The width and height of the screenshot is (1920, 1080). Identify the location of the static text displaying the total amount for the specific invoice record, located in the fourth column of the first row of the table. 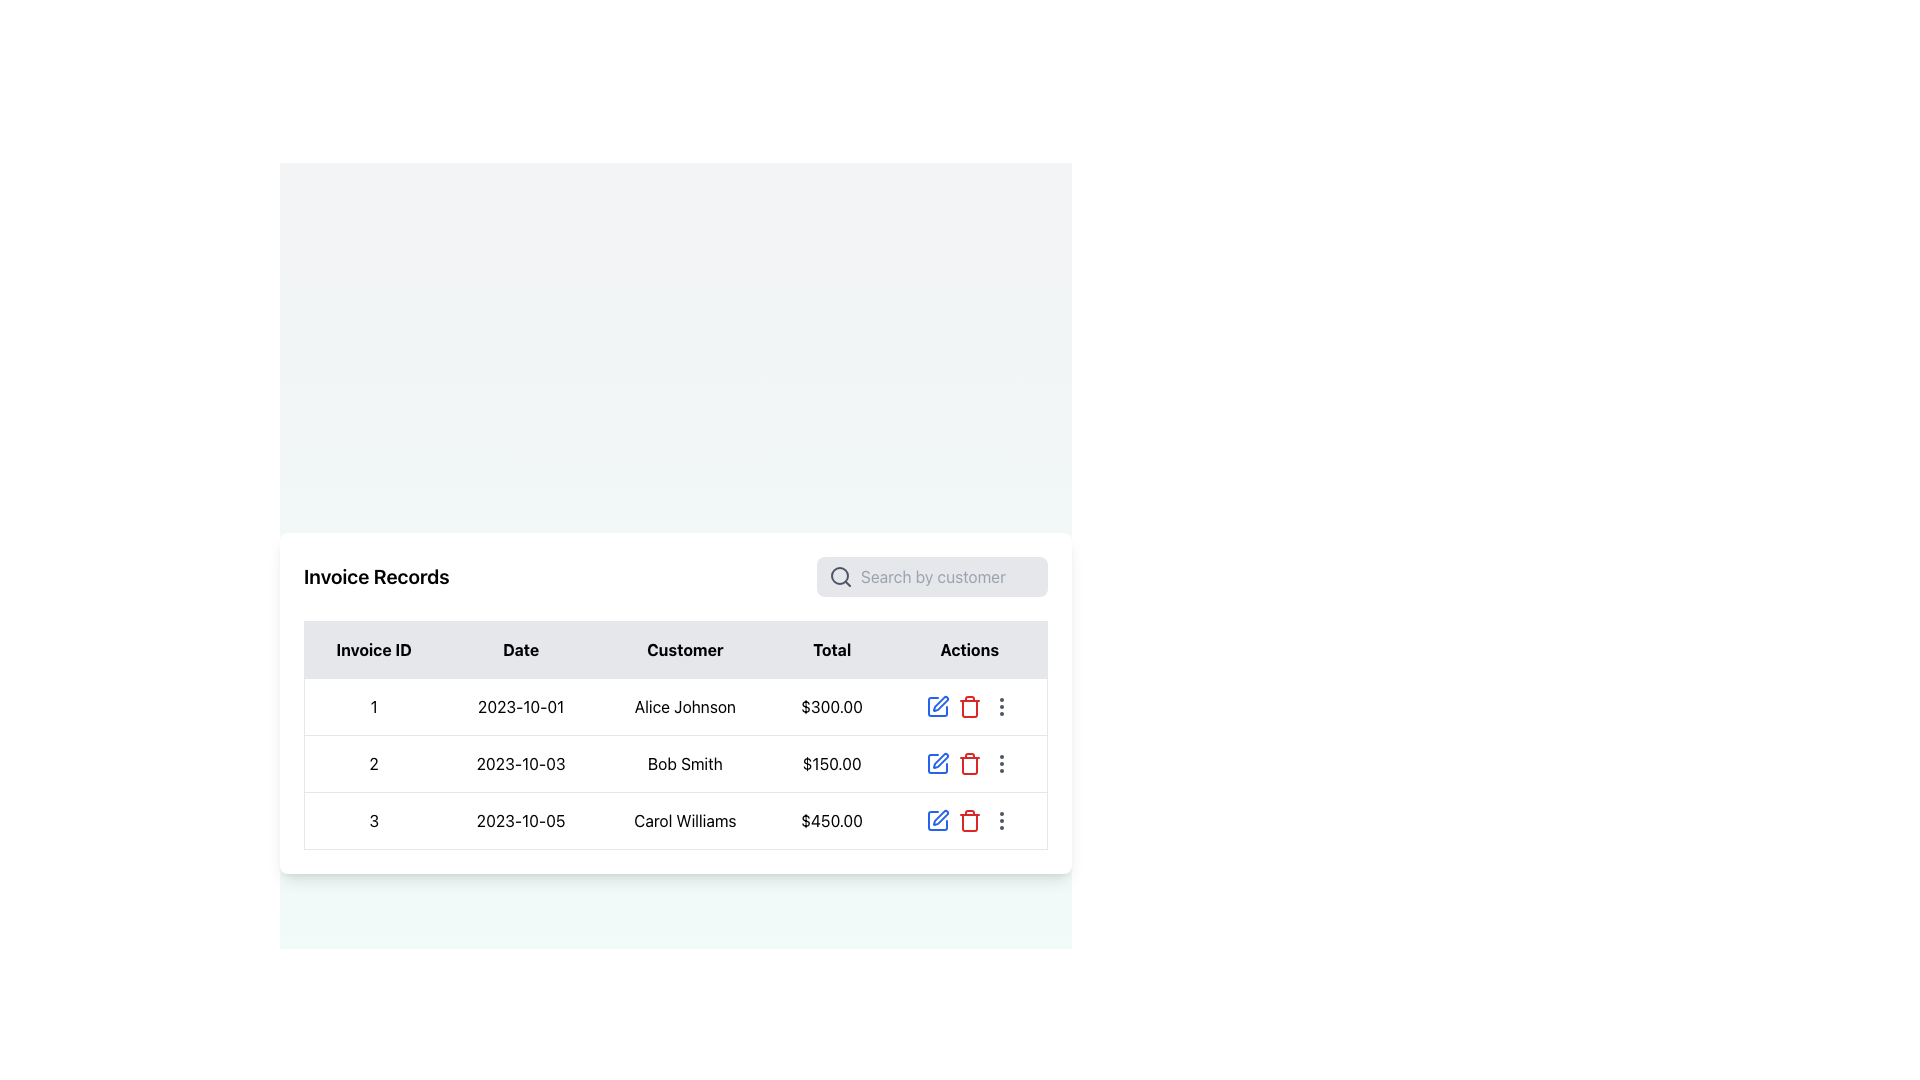
(832, 705).